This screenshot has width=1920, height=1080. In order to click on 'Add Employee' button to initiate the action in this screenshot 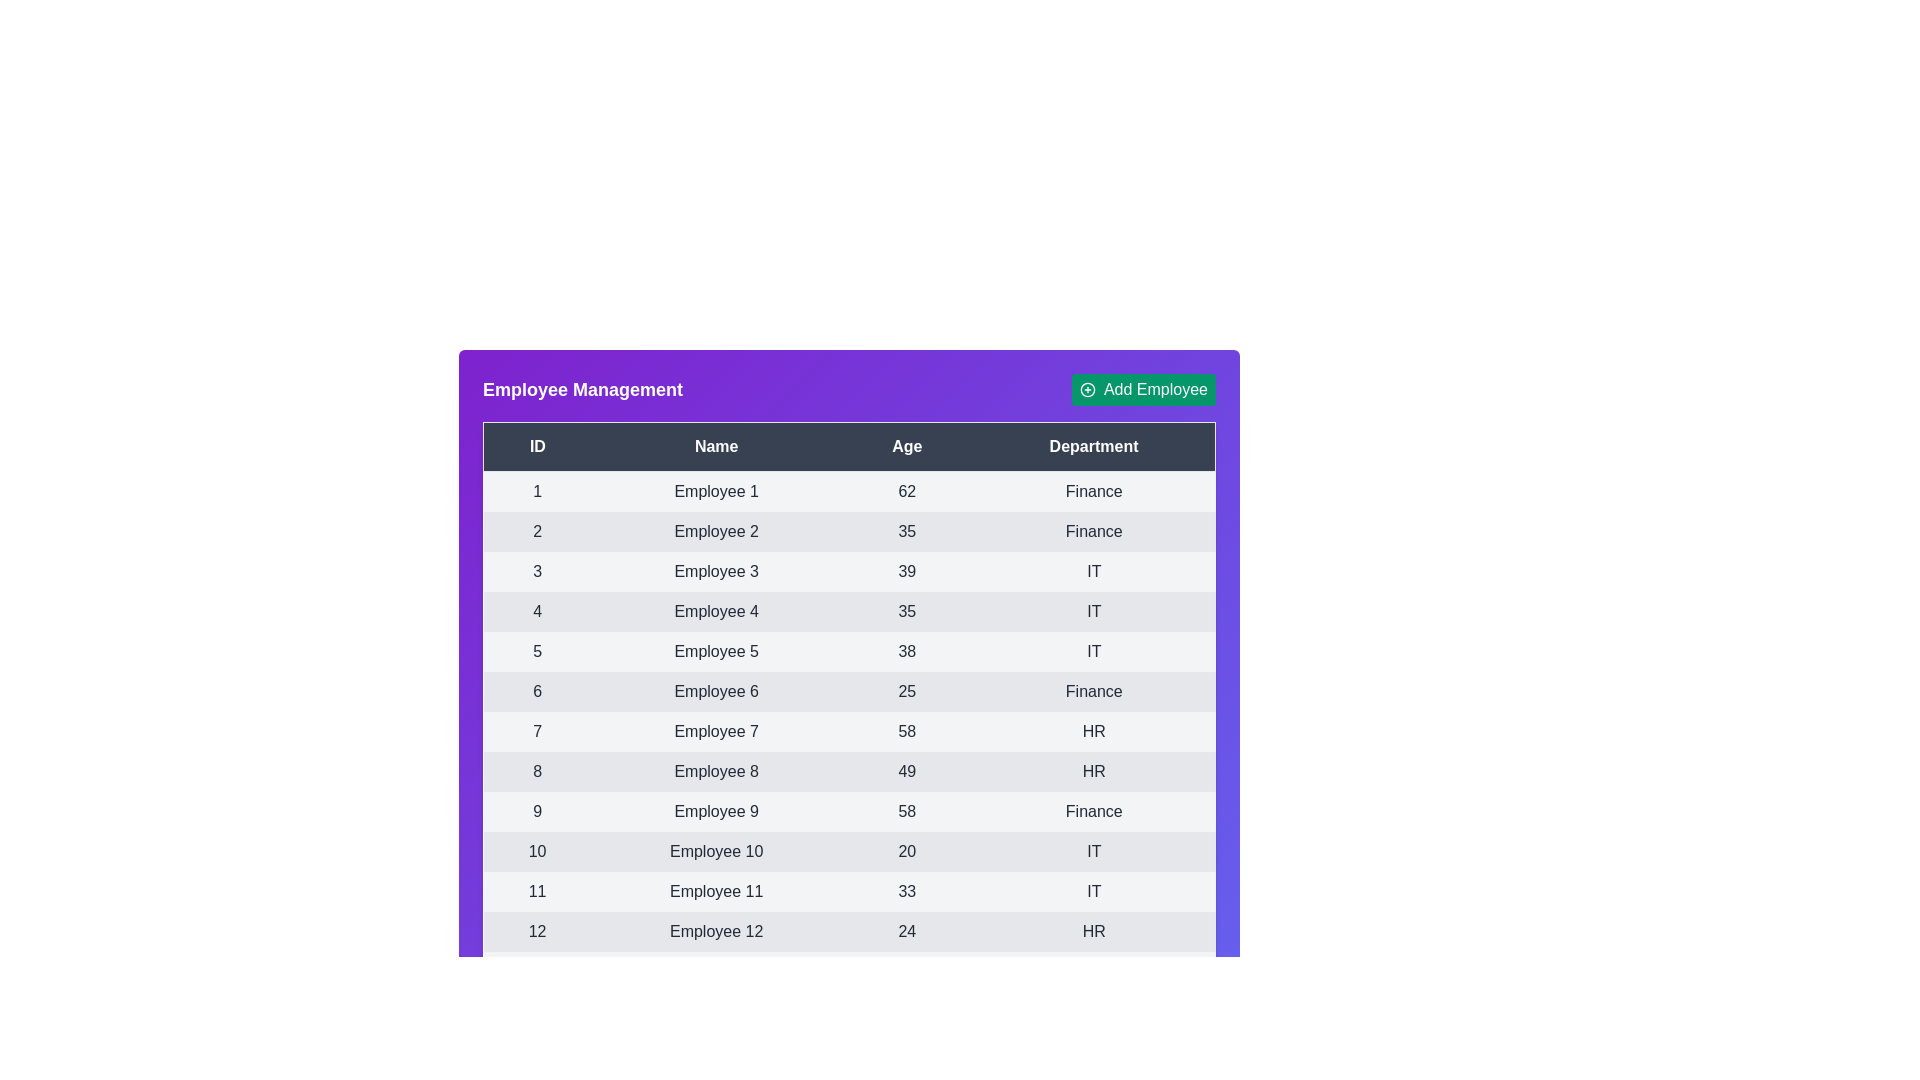, I will do `click(1143, 389)`.